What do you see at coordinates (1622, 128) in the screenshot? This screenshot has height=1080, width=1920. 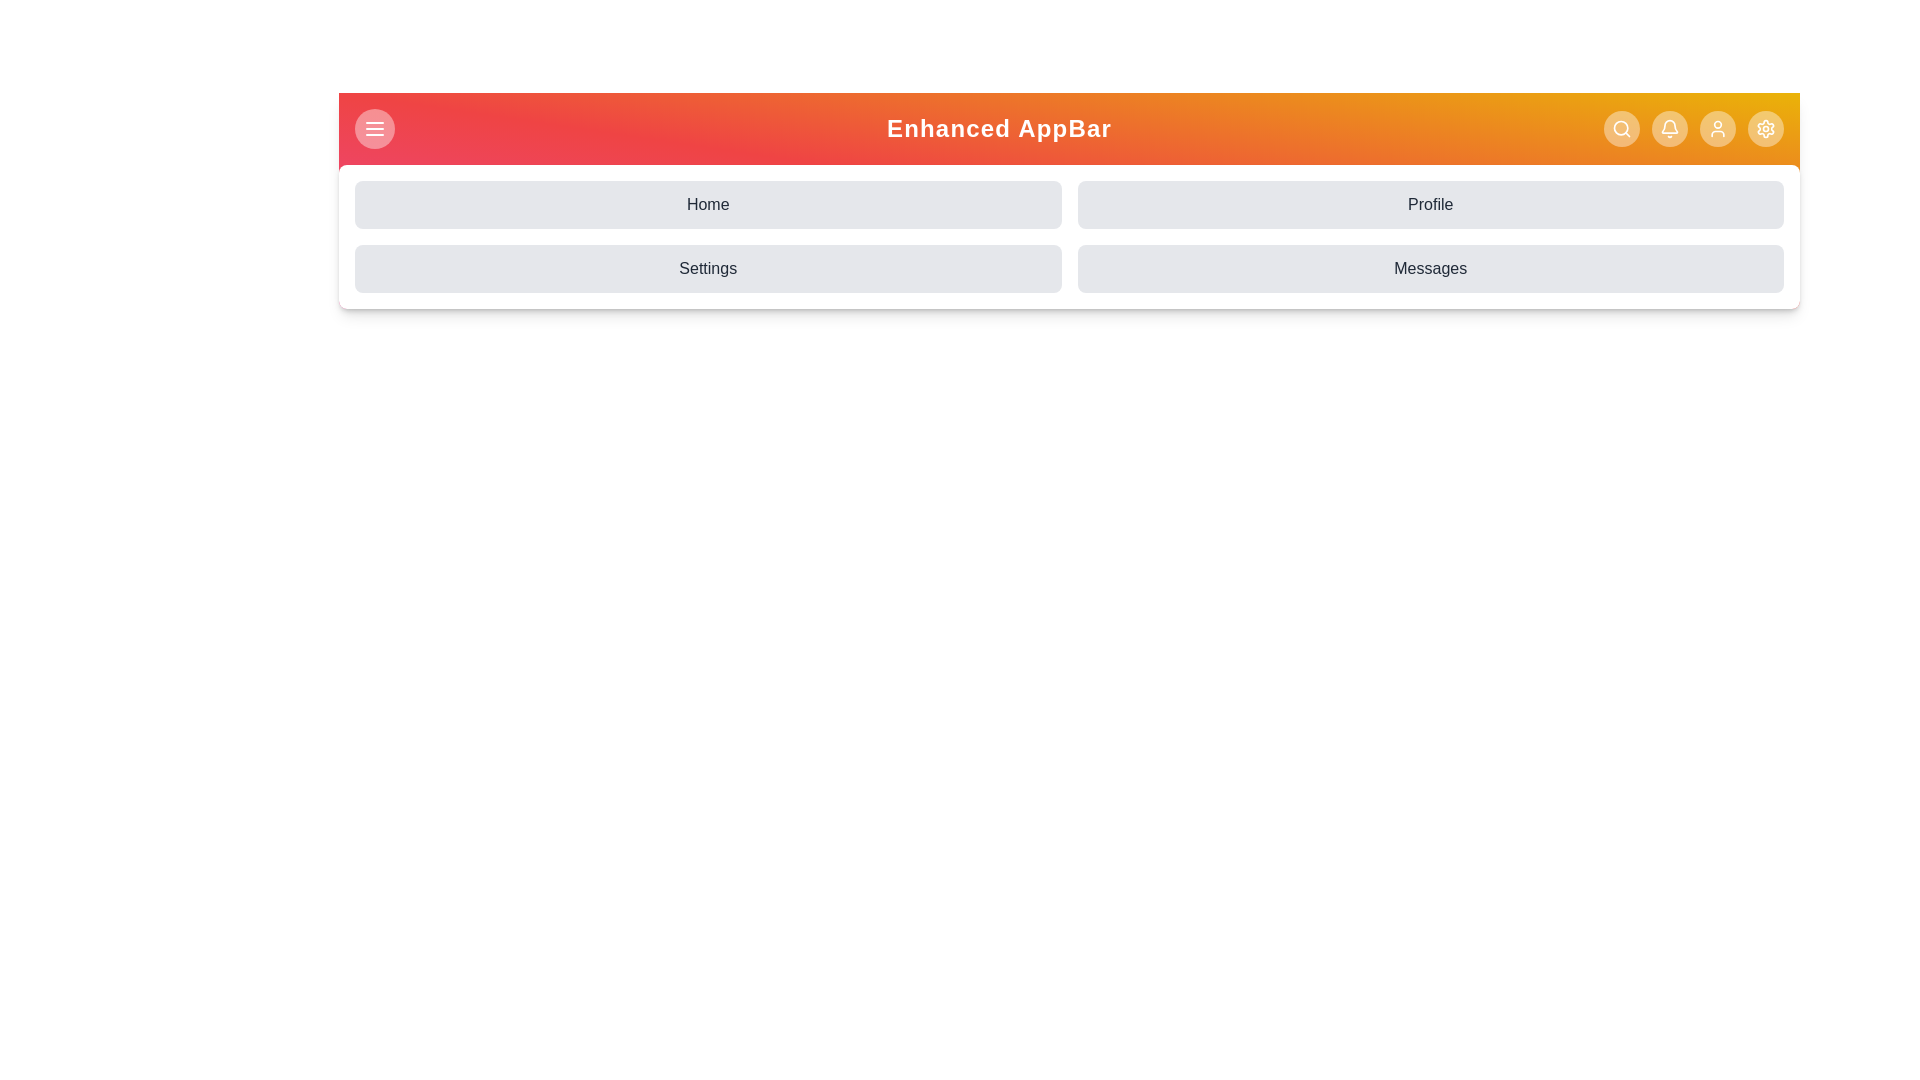 I see `the search button in the header` at bounding box center [1622, 128].